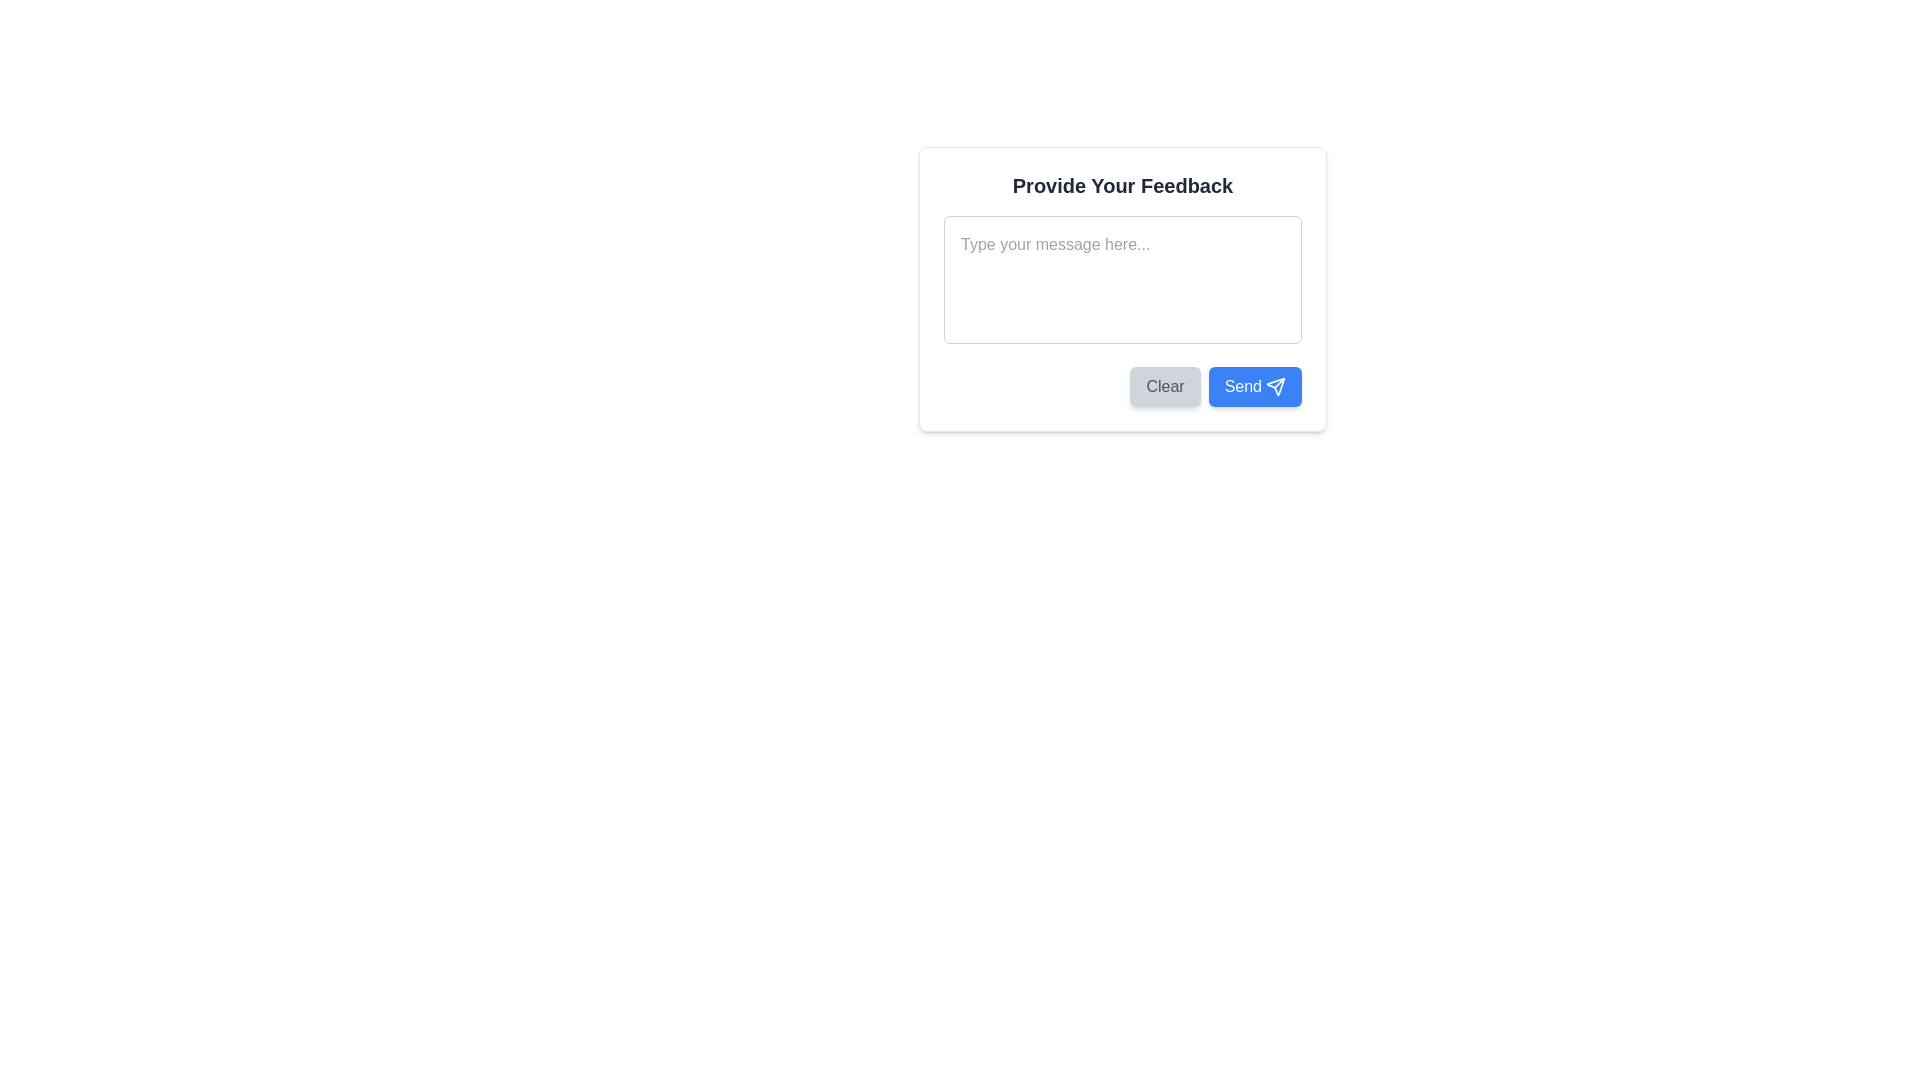  Describe the element at coordinates (1275, 386) in the screenshot. I see `the 'Send' button icon located at the bottom right of the feedback form to indicate the sending action` at that location.